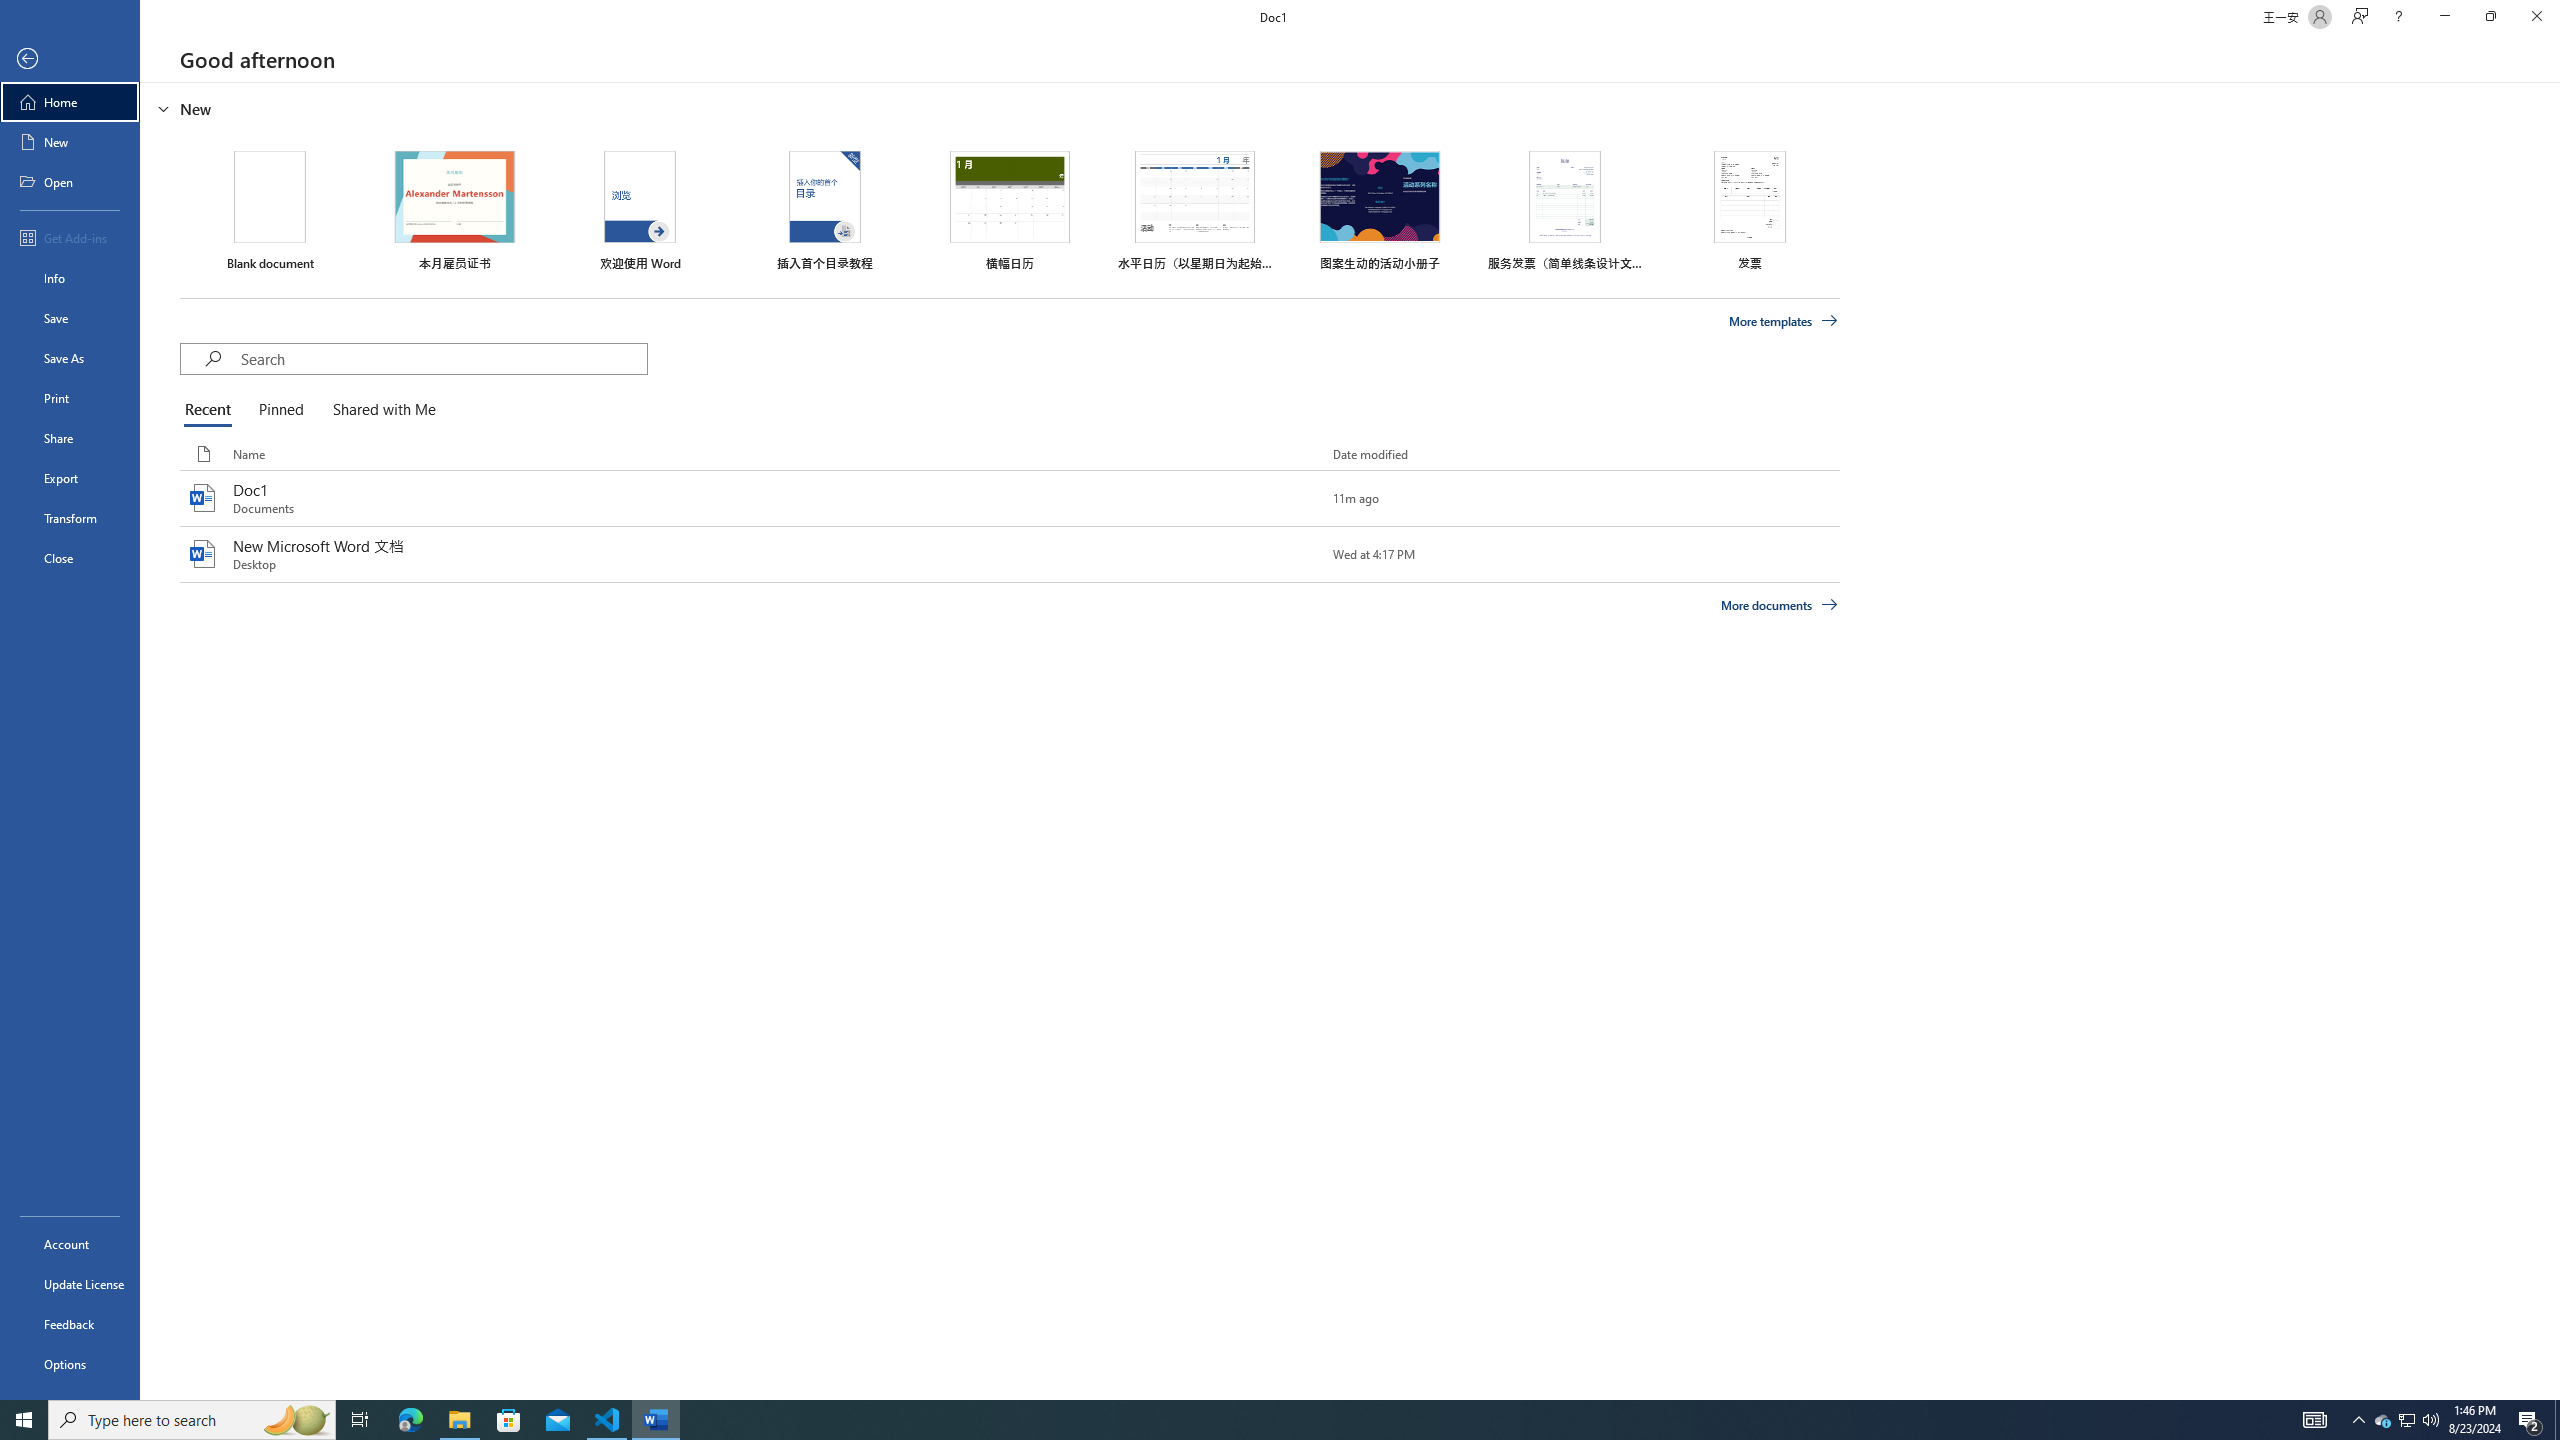 The width and height of the screenshot is (2560, 1440). Describe the element at coordinates (69, 1324) in the screenshot. I see `'Feedback'` at that location.